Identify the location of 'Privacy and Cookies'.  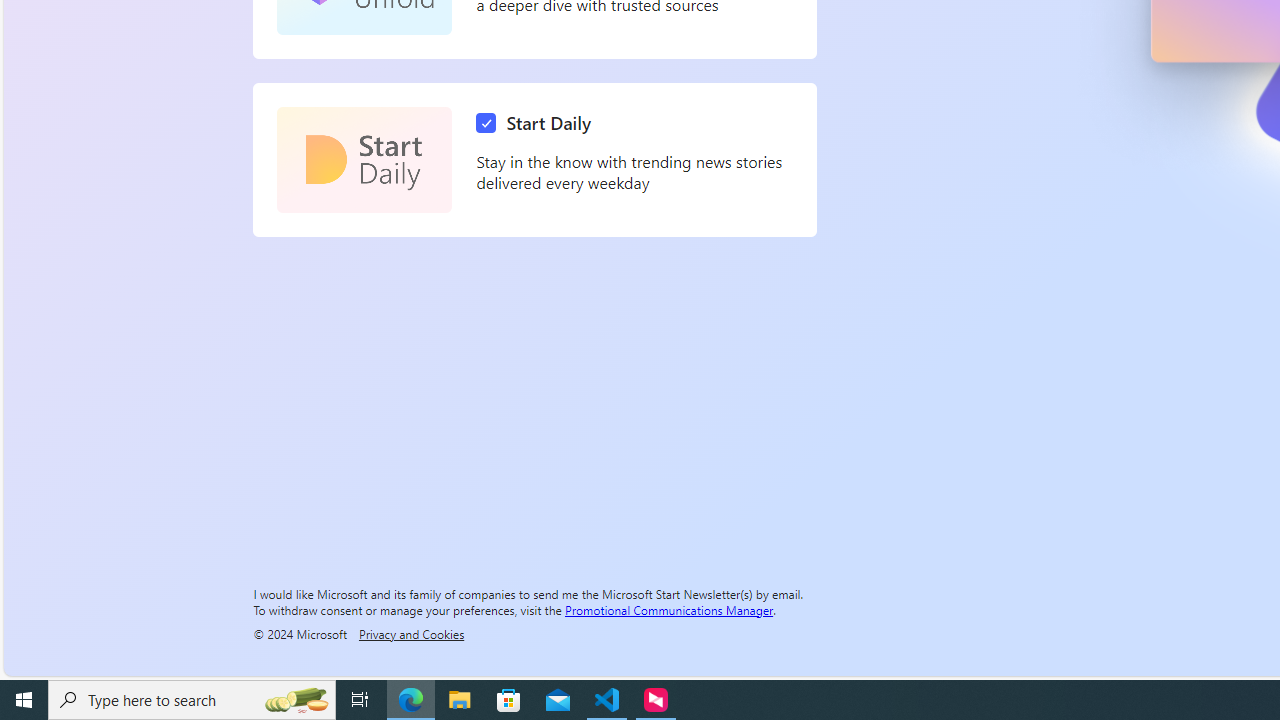
(410, 633).